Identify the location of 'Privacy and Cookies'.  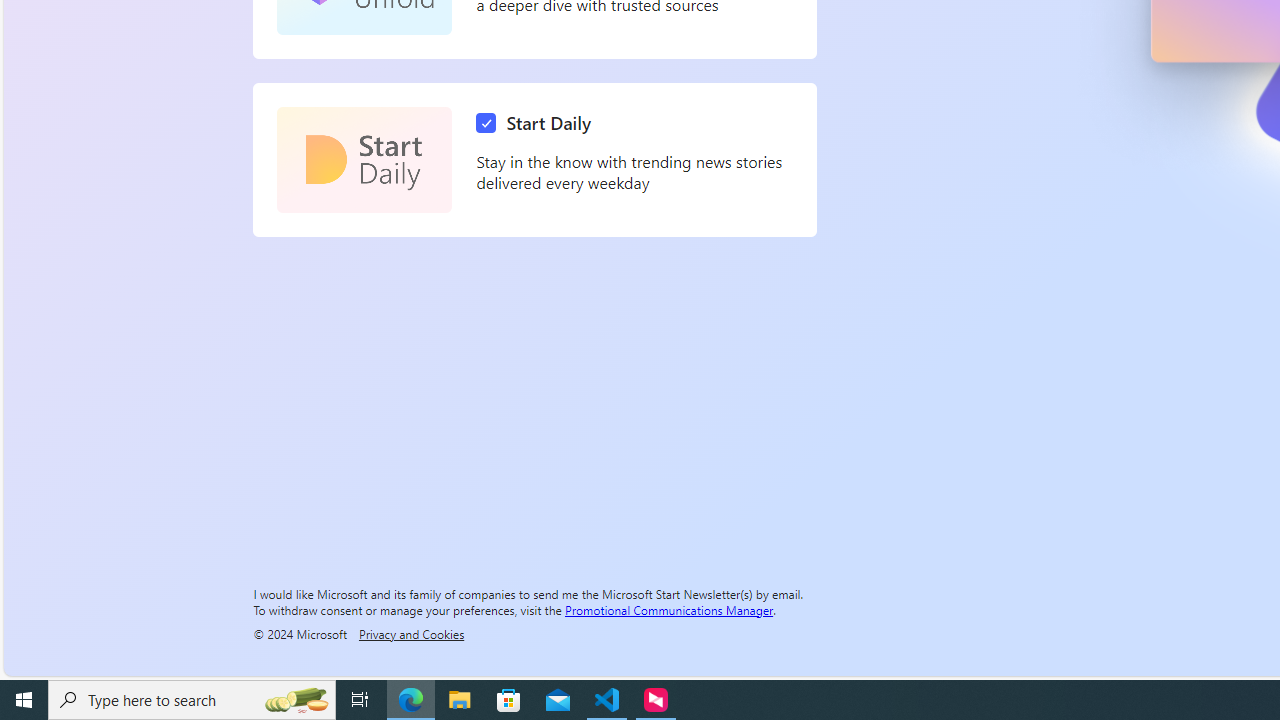
(410, 633).